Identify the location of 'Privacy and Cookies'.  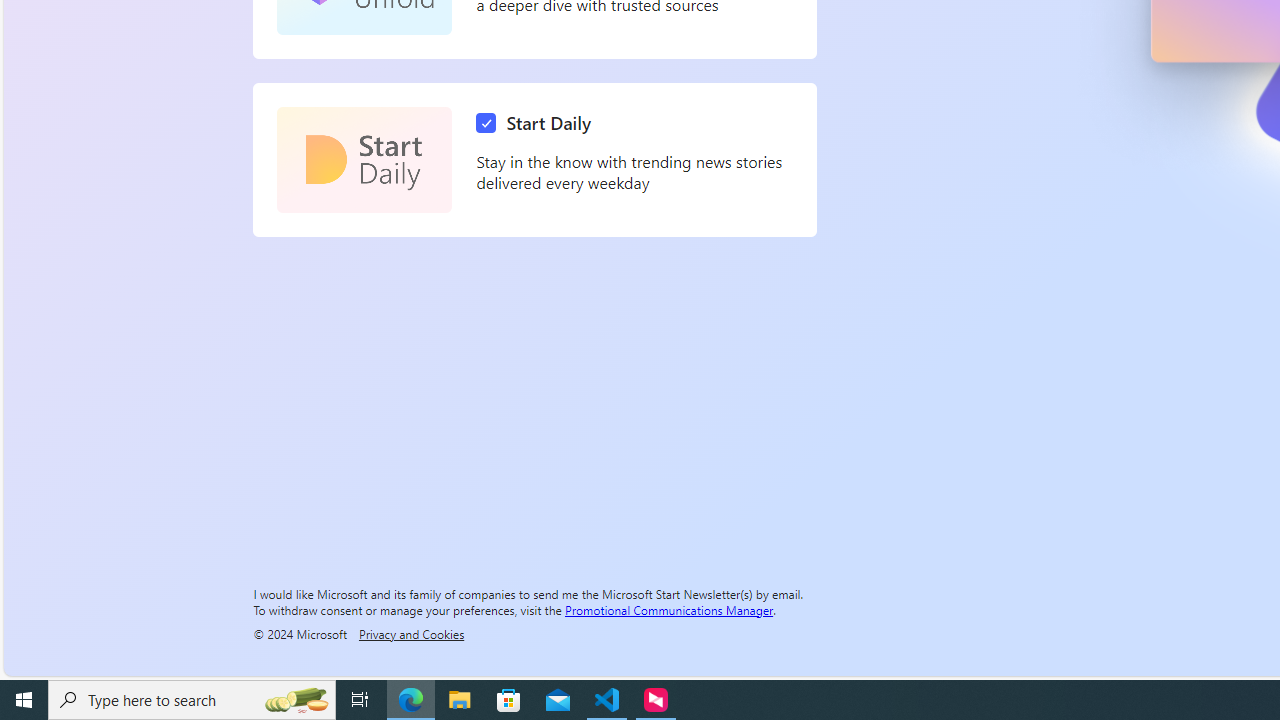
(410, 633).